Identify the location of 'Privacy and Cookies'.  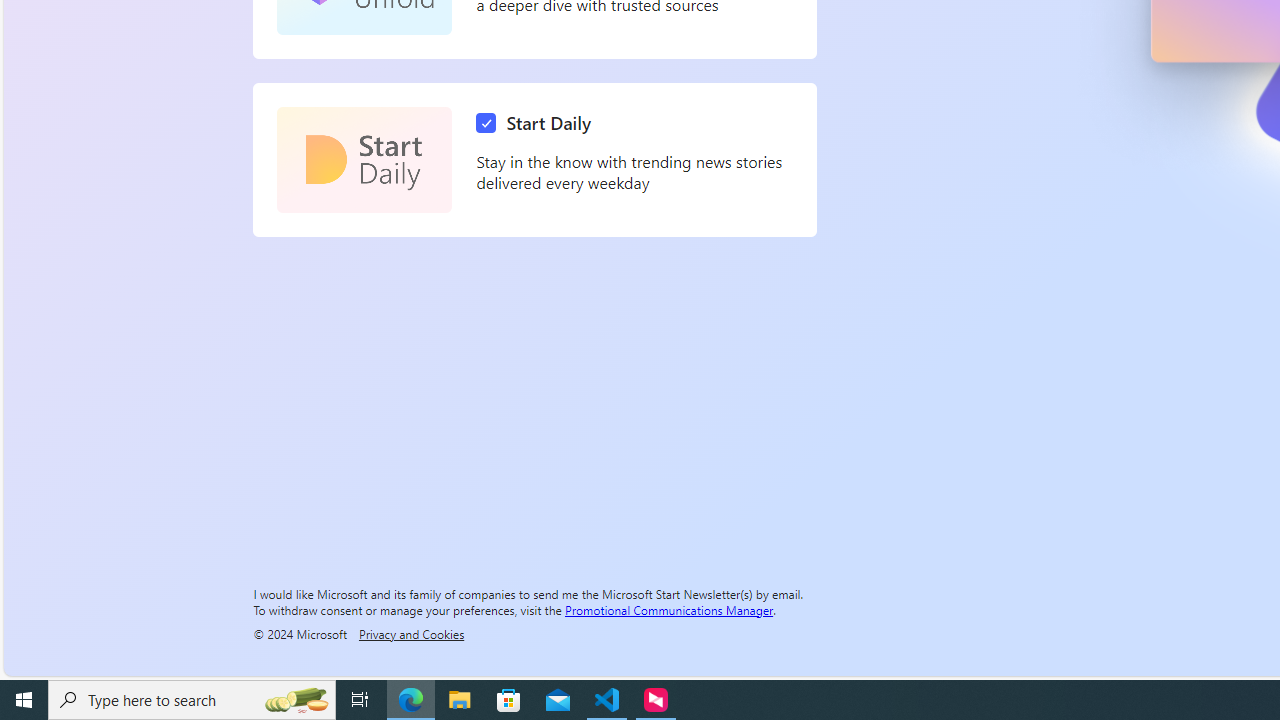
(410, 633).